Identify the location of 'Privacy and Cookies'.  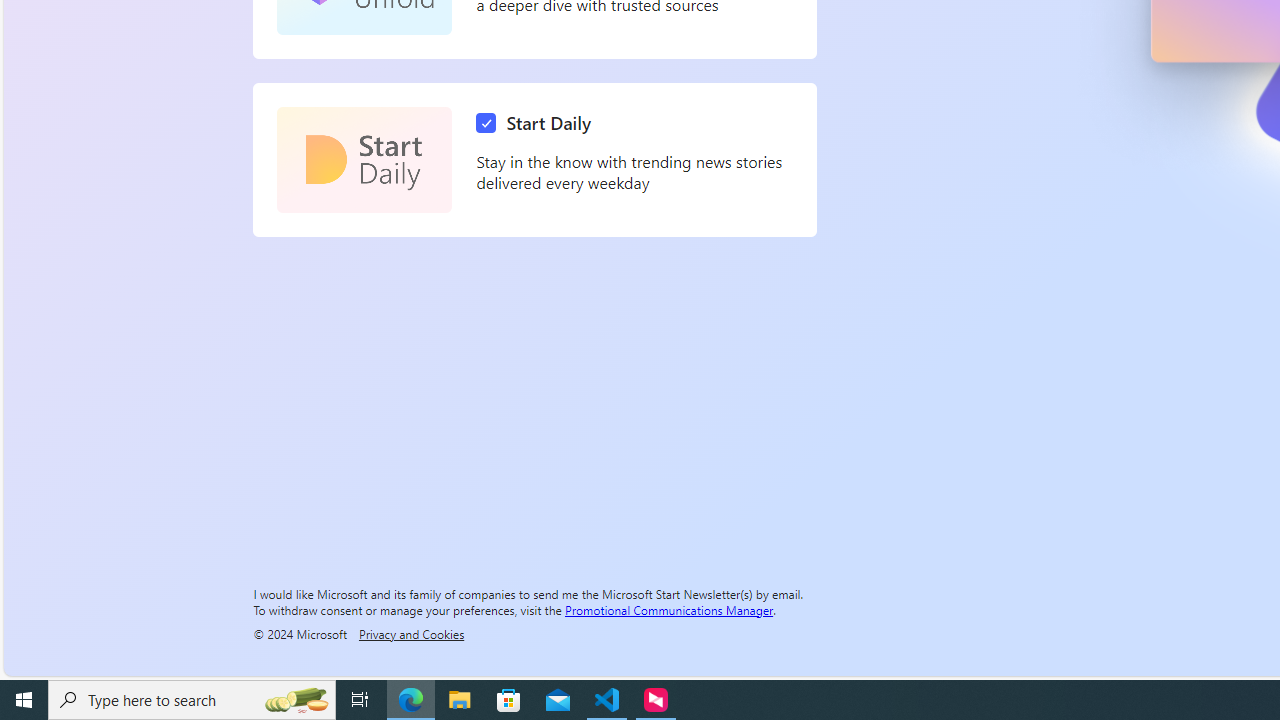
(410, 633).